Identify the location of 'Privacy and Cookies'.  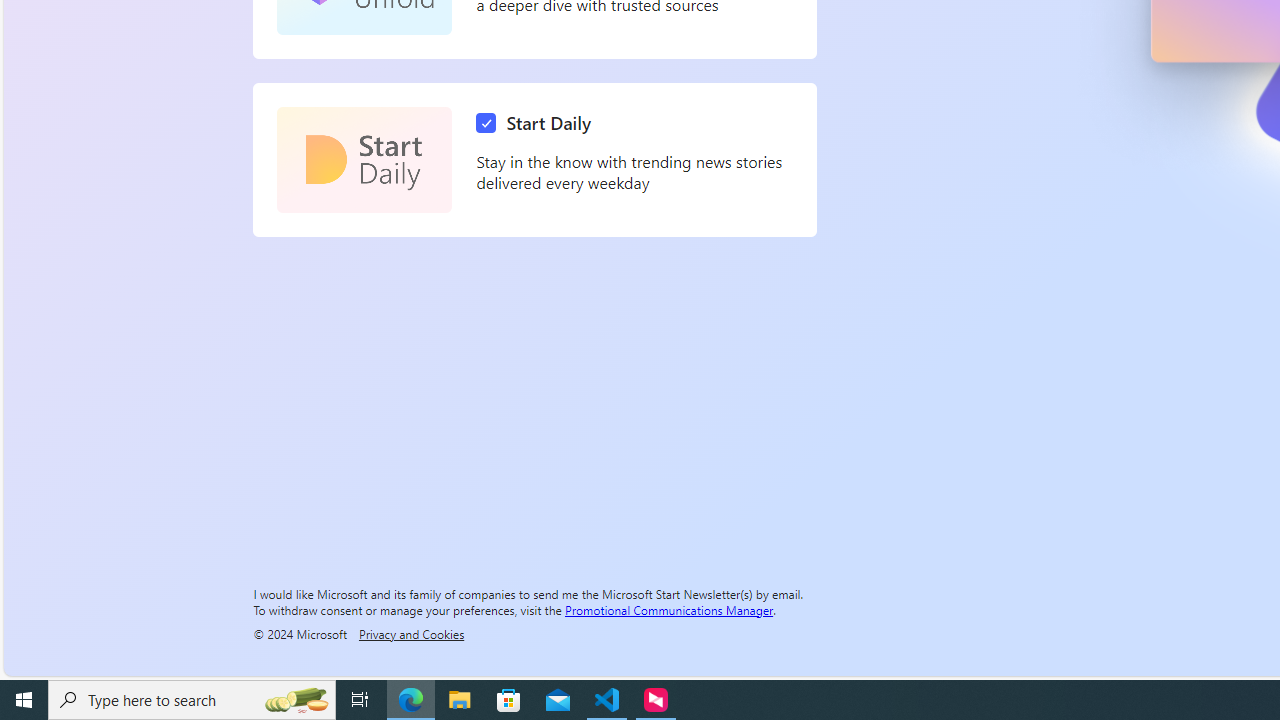
(410, 633).